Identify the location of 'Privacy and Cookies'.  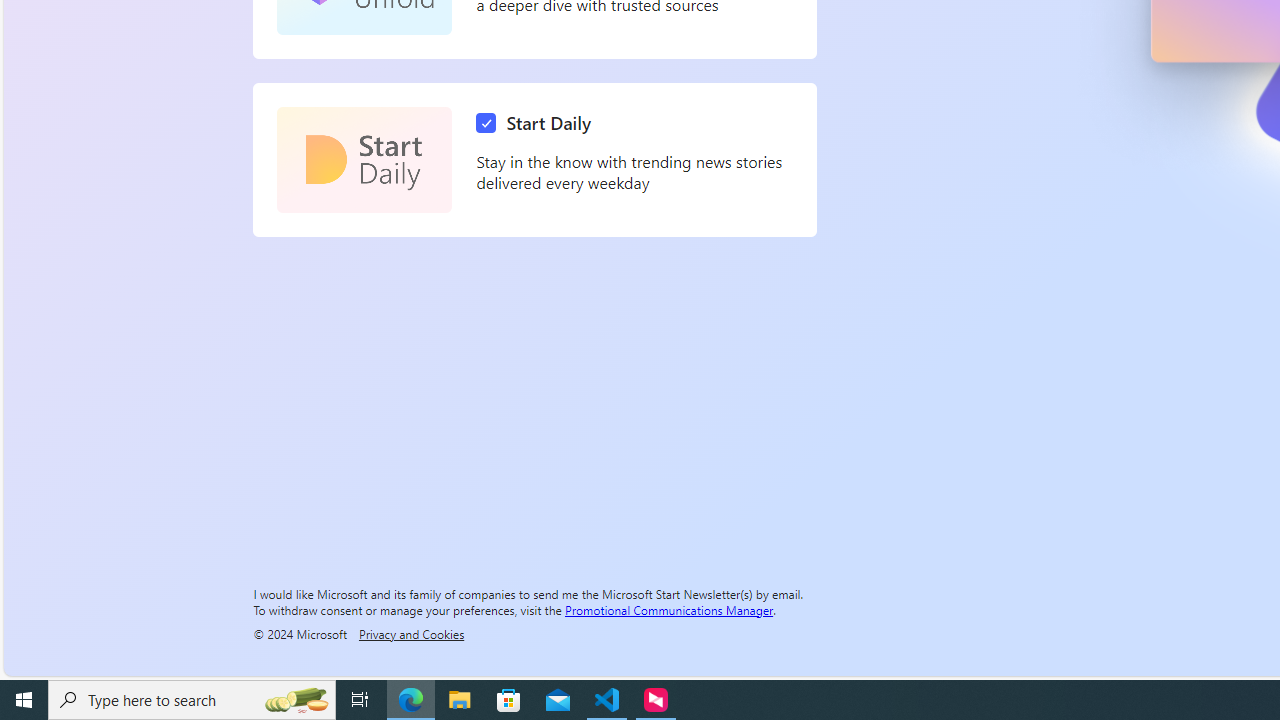
(410, 633).